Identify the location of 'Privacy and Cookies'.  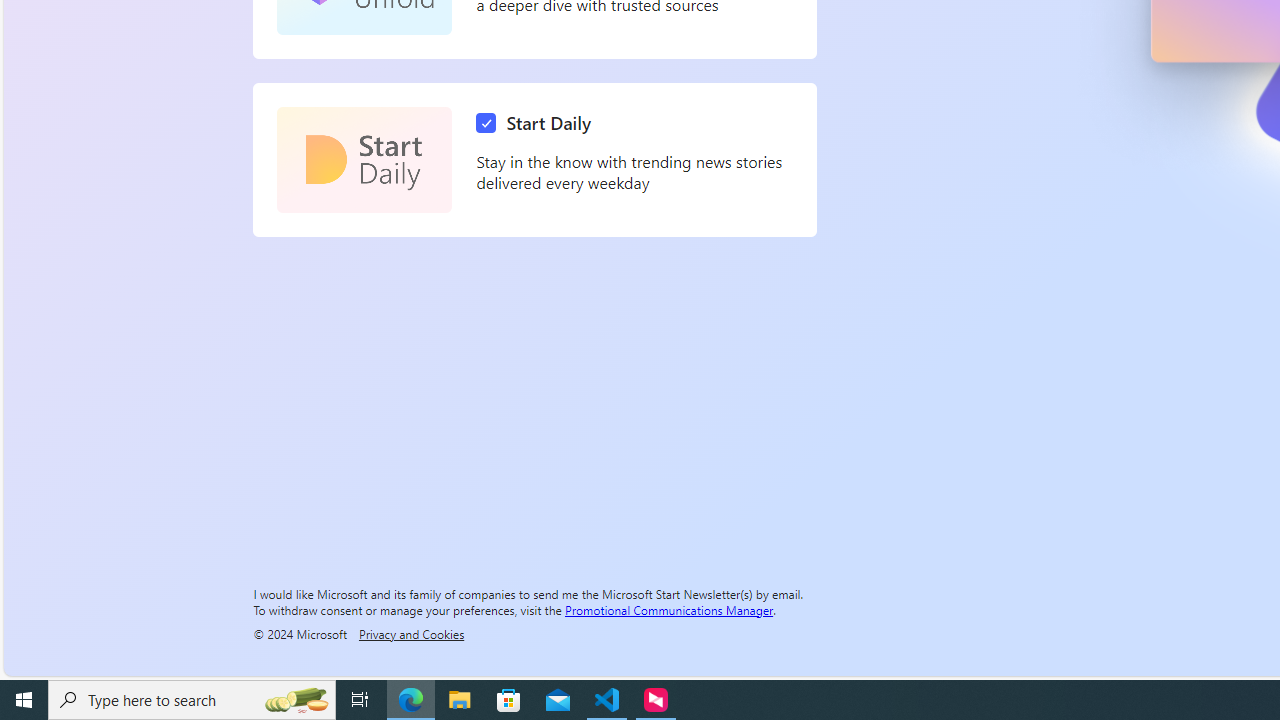
(410, 633).